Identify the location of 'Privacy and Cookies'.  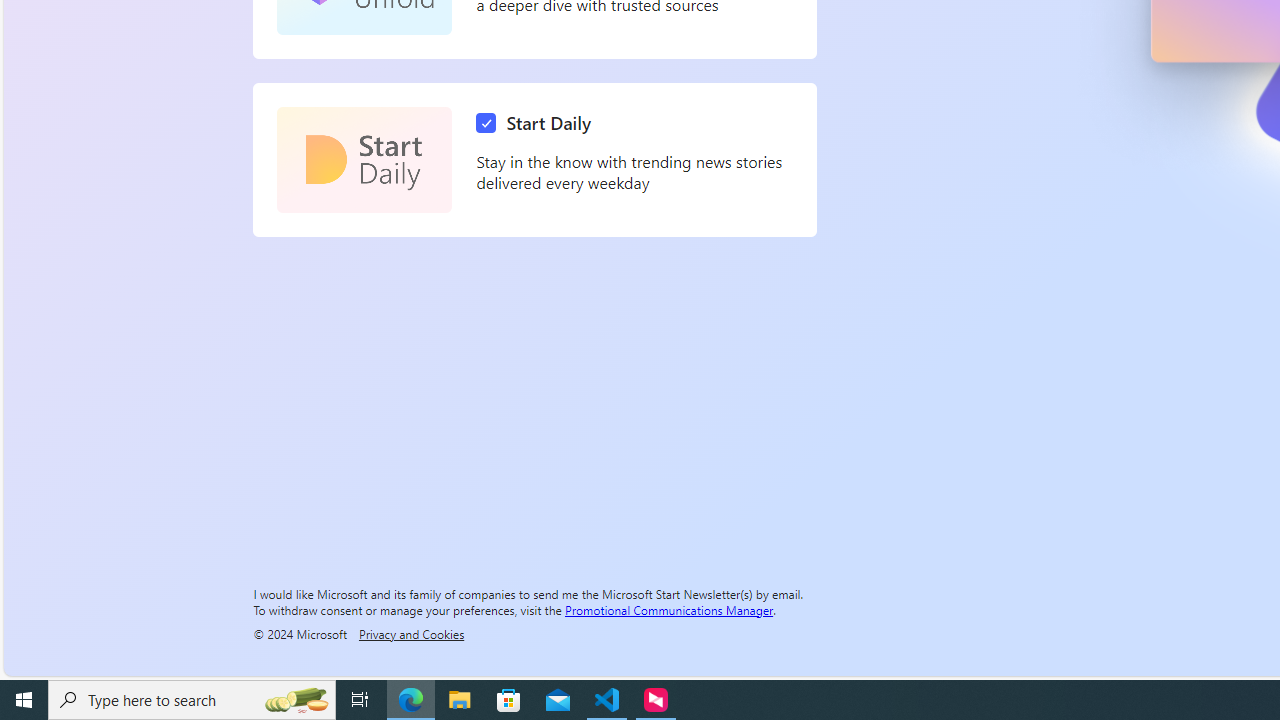
(410, 633).